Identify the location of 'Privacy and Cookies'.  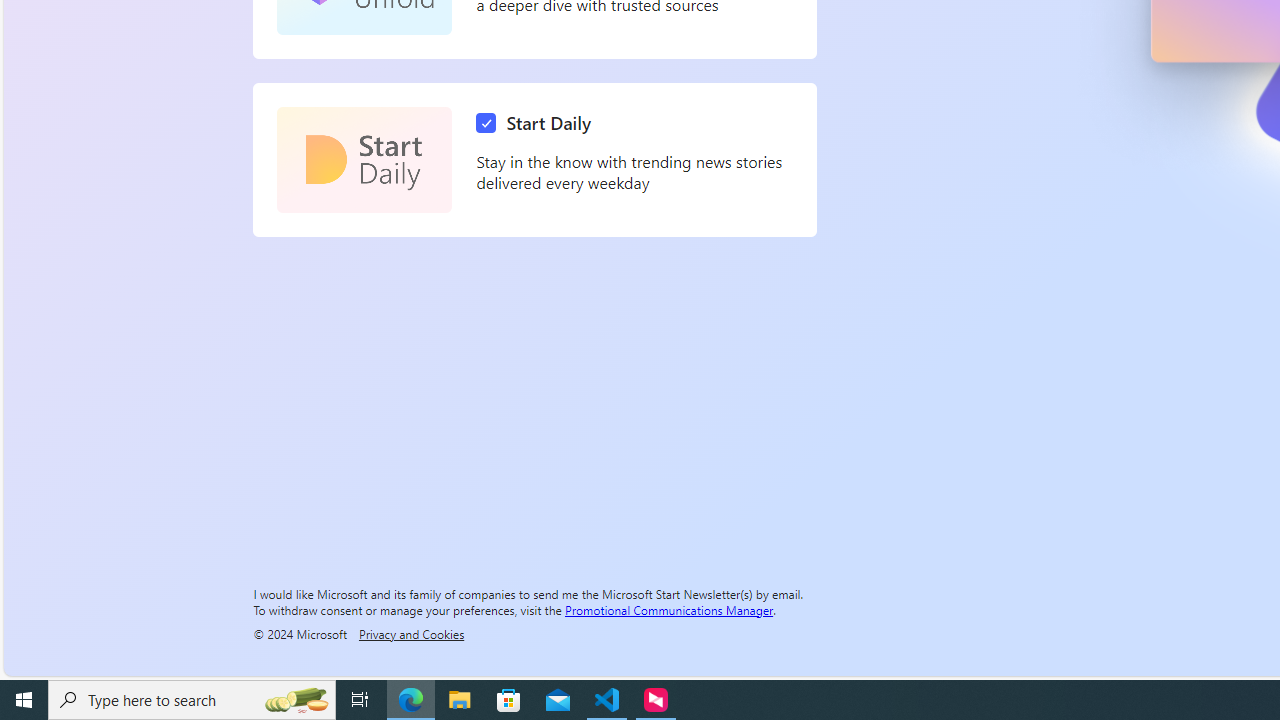
(410, 633).